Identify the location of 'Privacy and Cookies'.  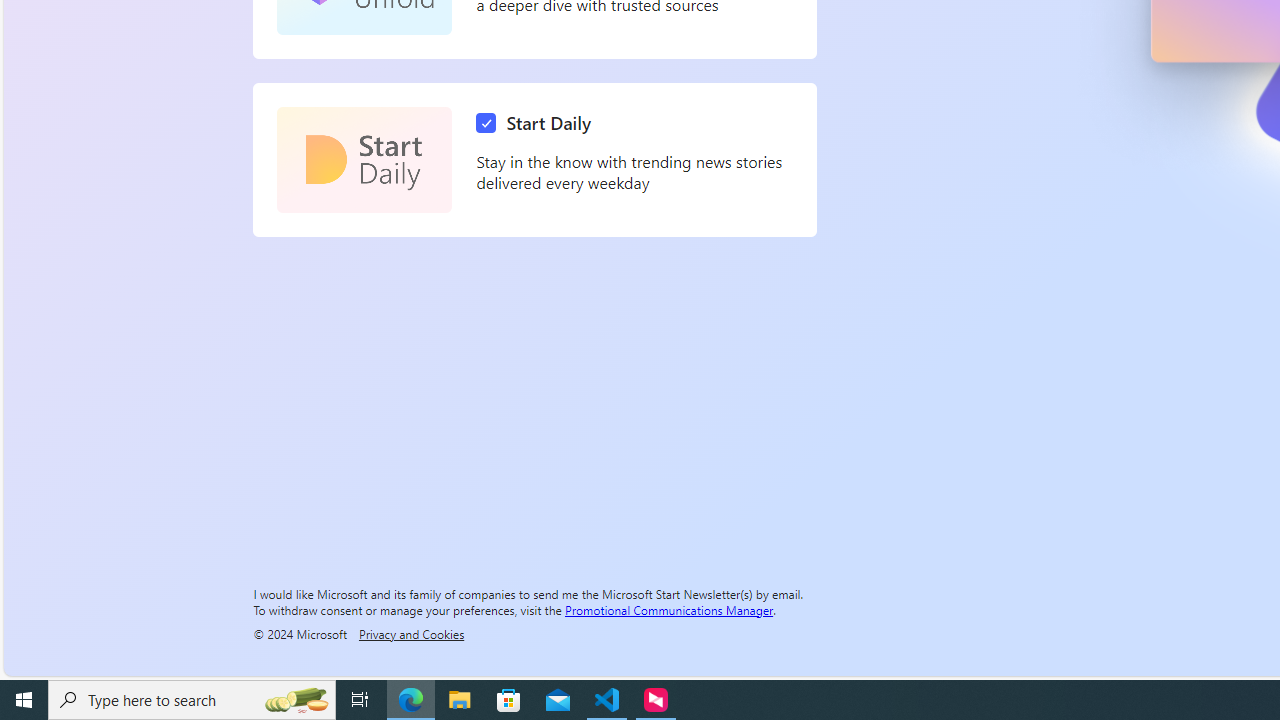
(410, 633).